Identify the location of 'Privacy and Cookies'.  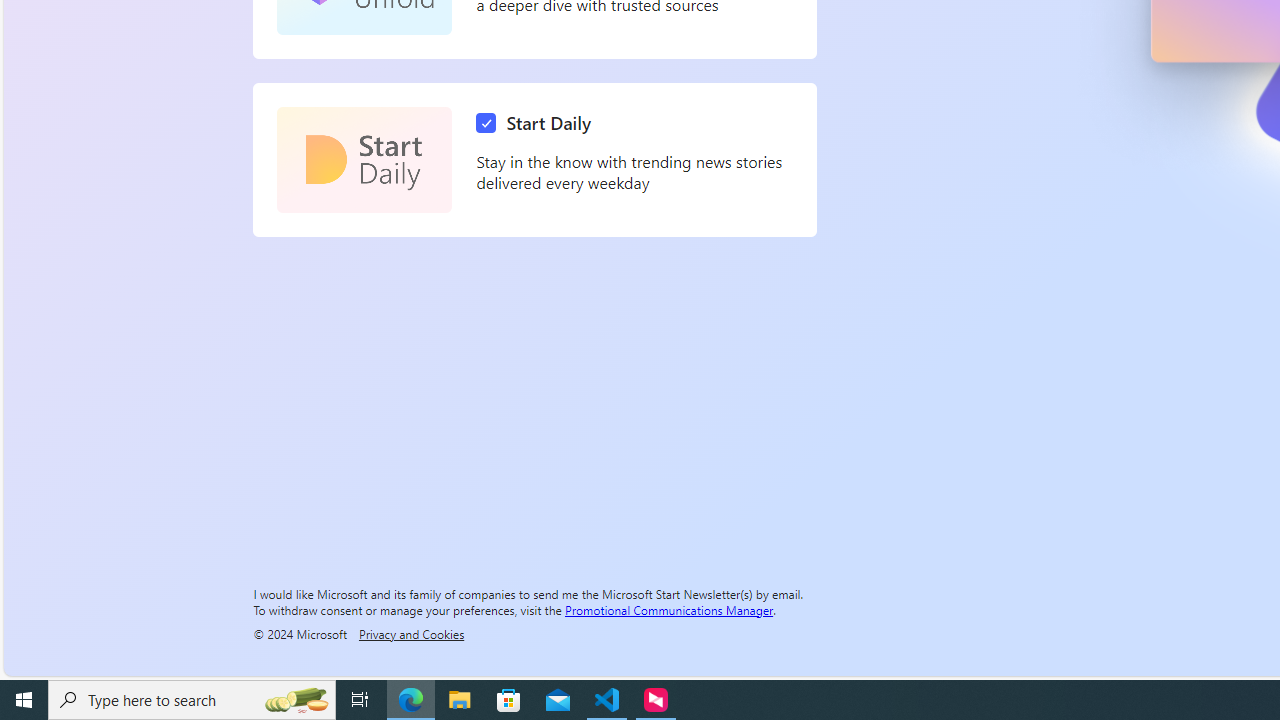
(410, 633).